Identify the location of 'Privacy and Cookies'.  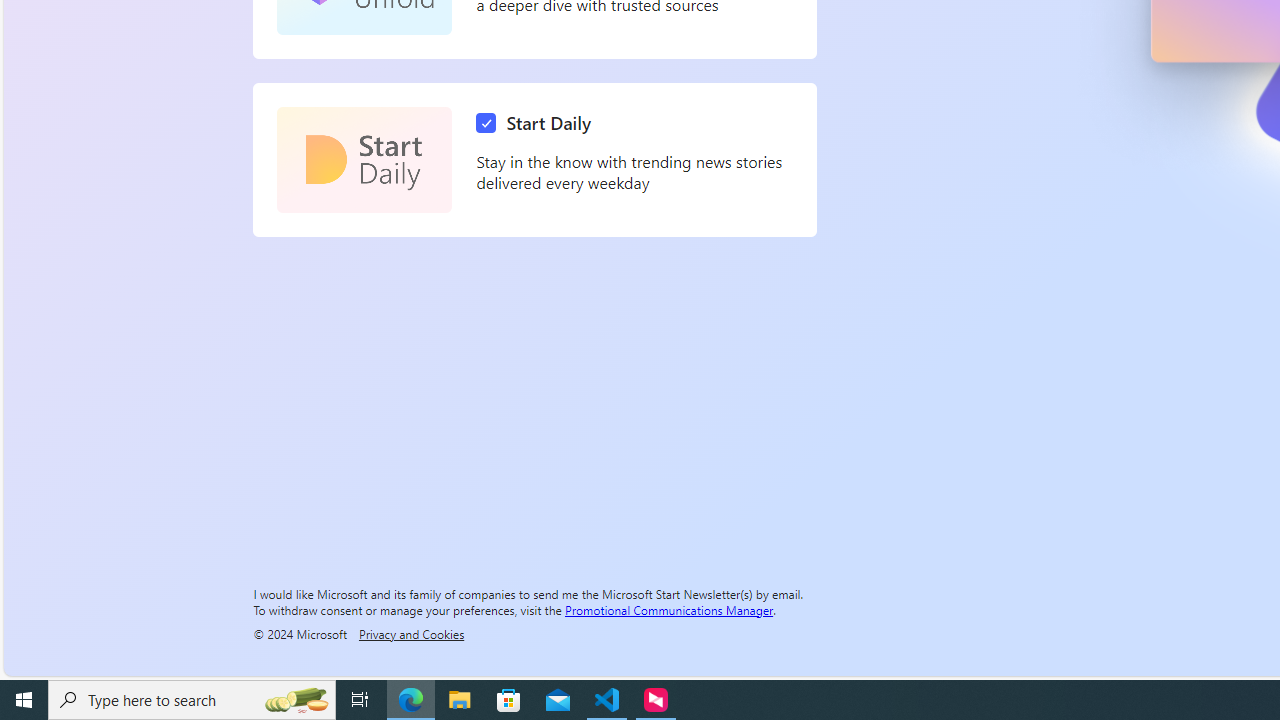
(410, 633).